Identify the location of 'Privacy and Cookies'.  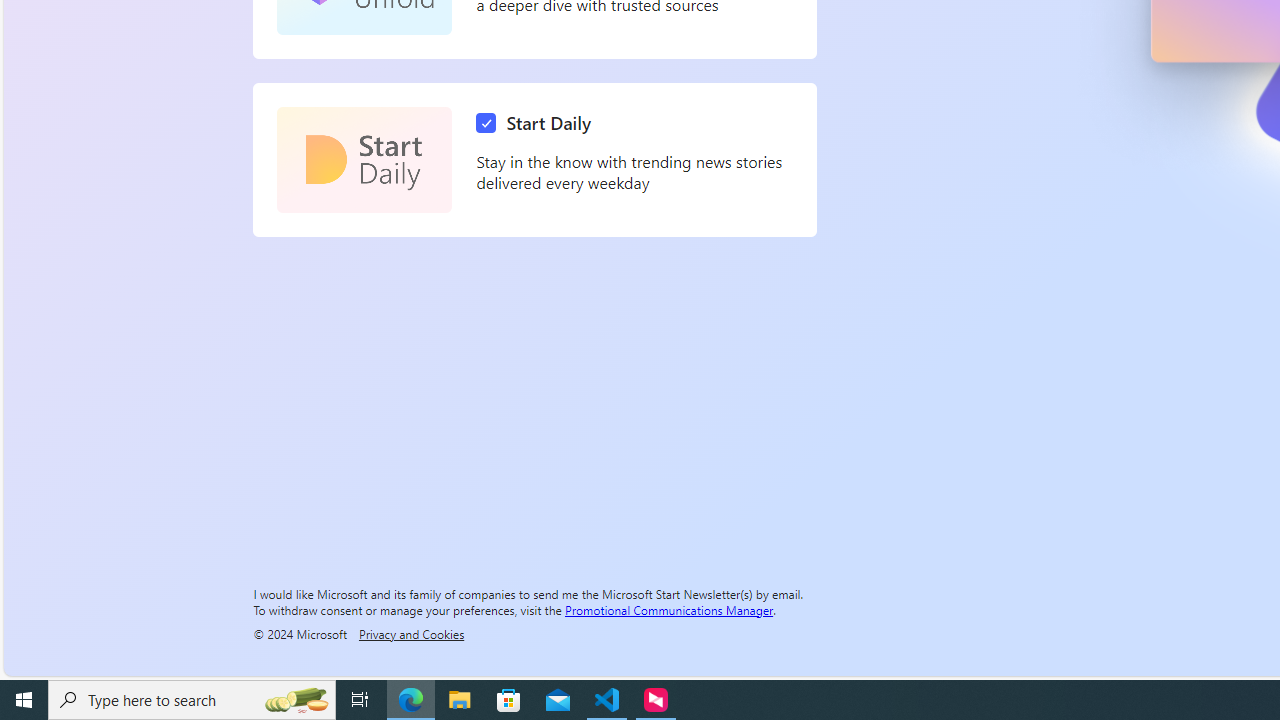
(410, 633).